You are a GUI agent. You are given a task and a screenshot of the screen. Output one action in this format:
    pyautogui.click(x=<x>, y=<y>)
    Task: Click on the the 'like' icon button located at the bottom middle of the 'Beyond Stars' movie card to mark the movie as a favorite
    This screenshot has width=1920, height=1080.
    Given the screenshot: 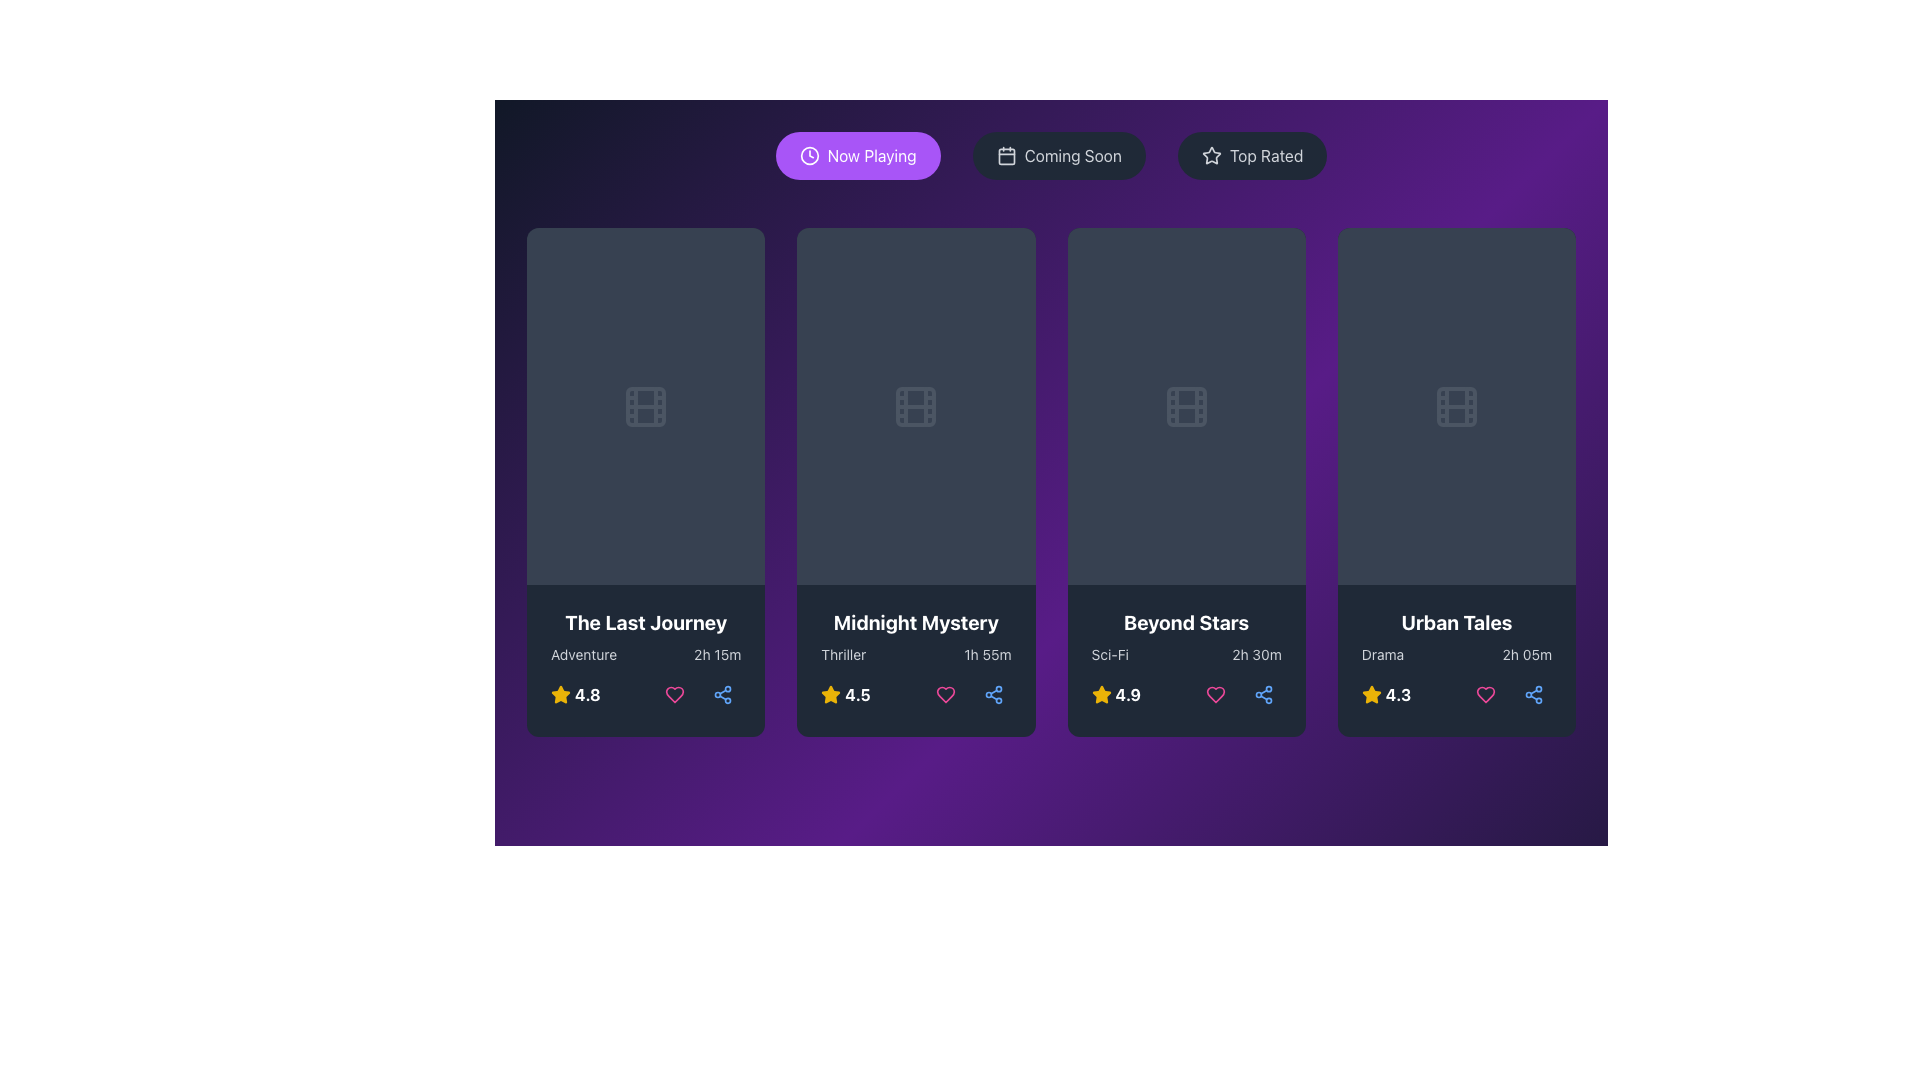 What is the action you would take?
    pyautogui.click(x=1214, y=694)
    